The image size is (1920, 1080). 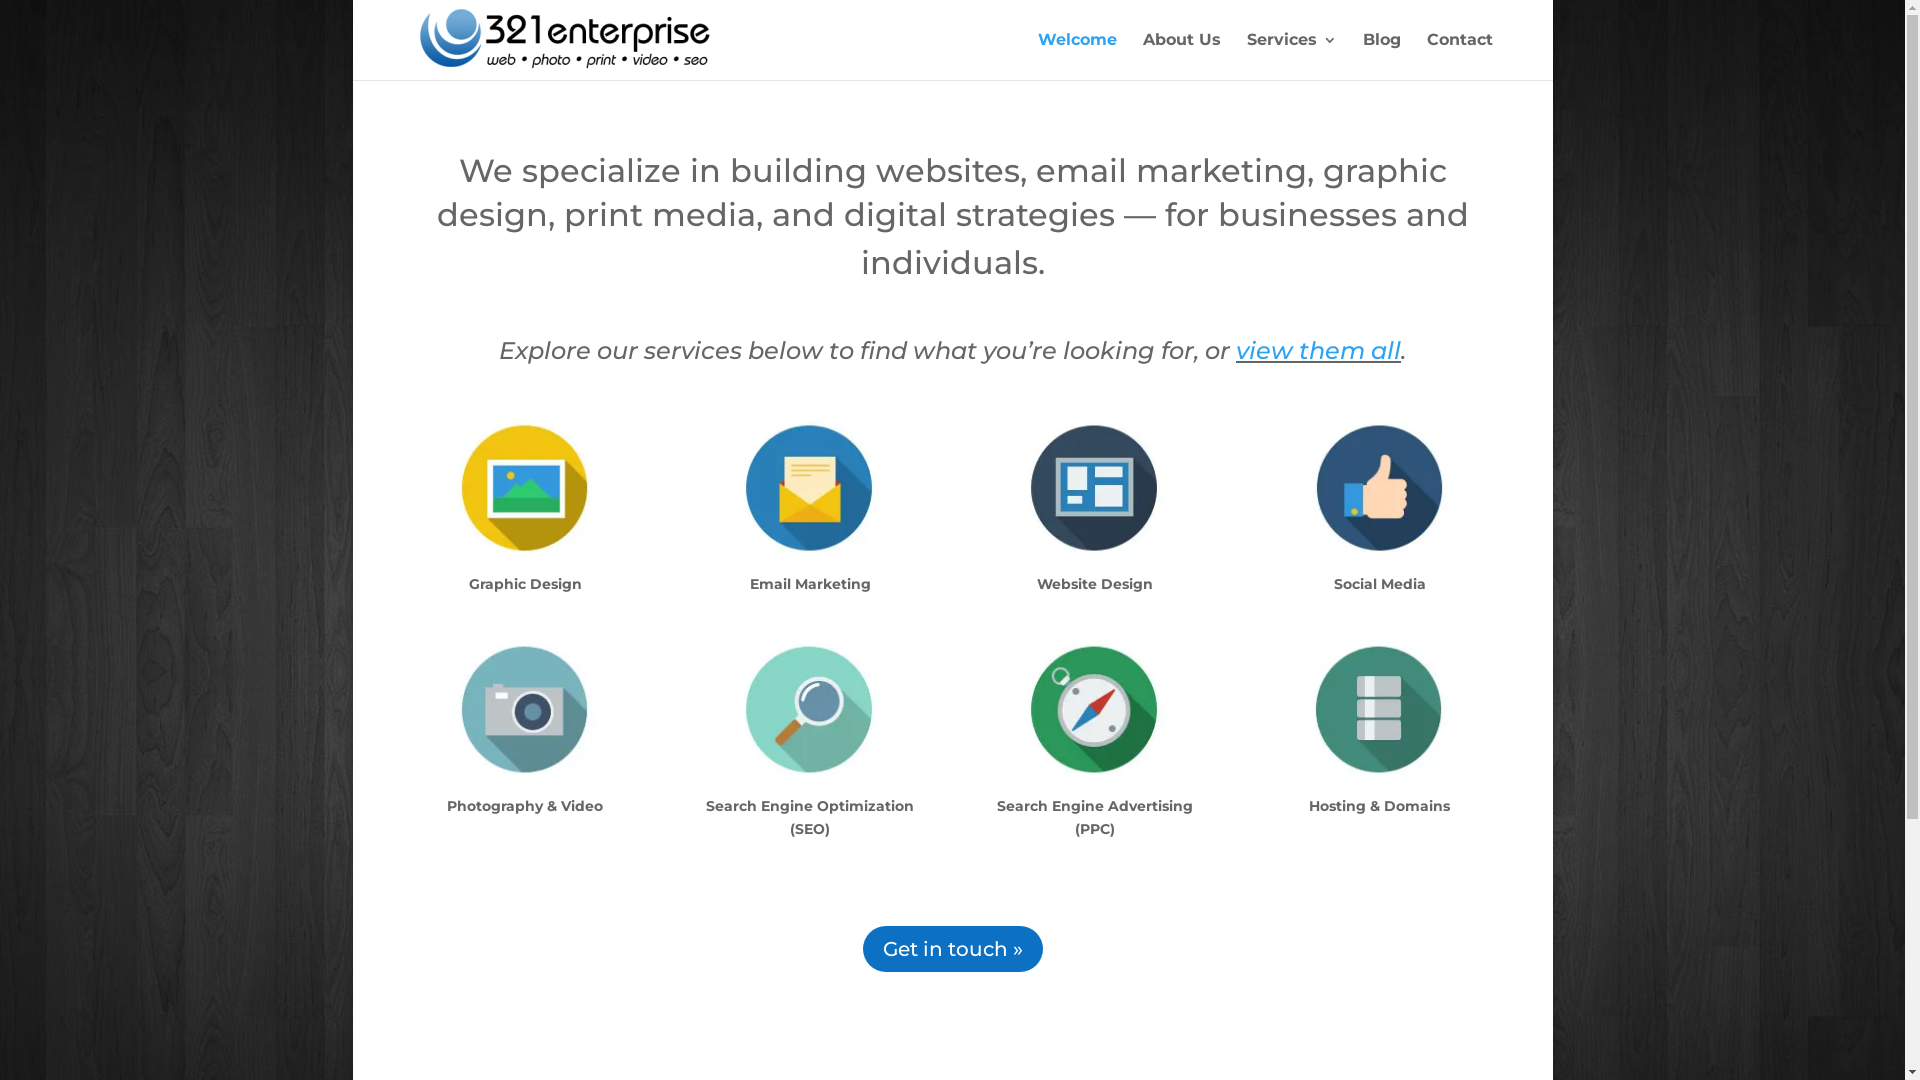 What do you see at coordinates (524, 708) in the screenshot?
I see `'camera-tout'` at bounding box center [524, 708].